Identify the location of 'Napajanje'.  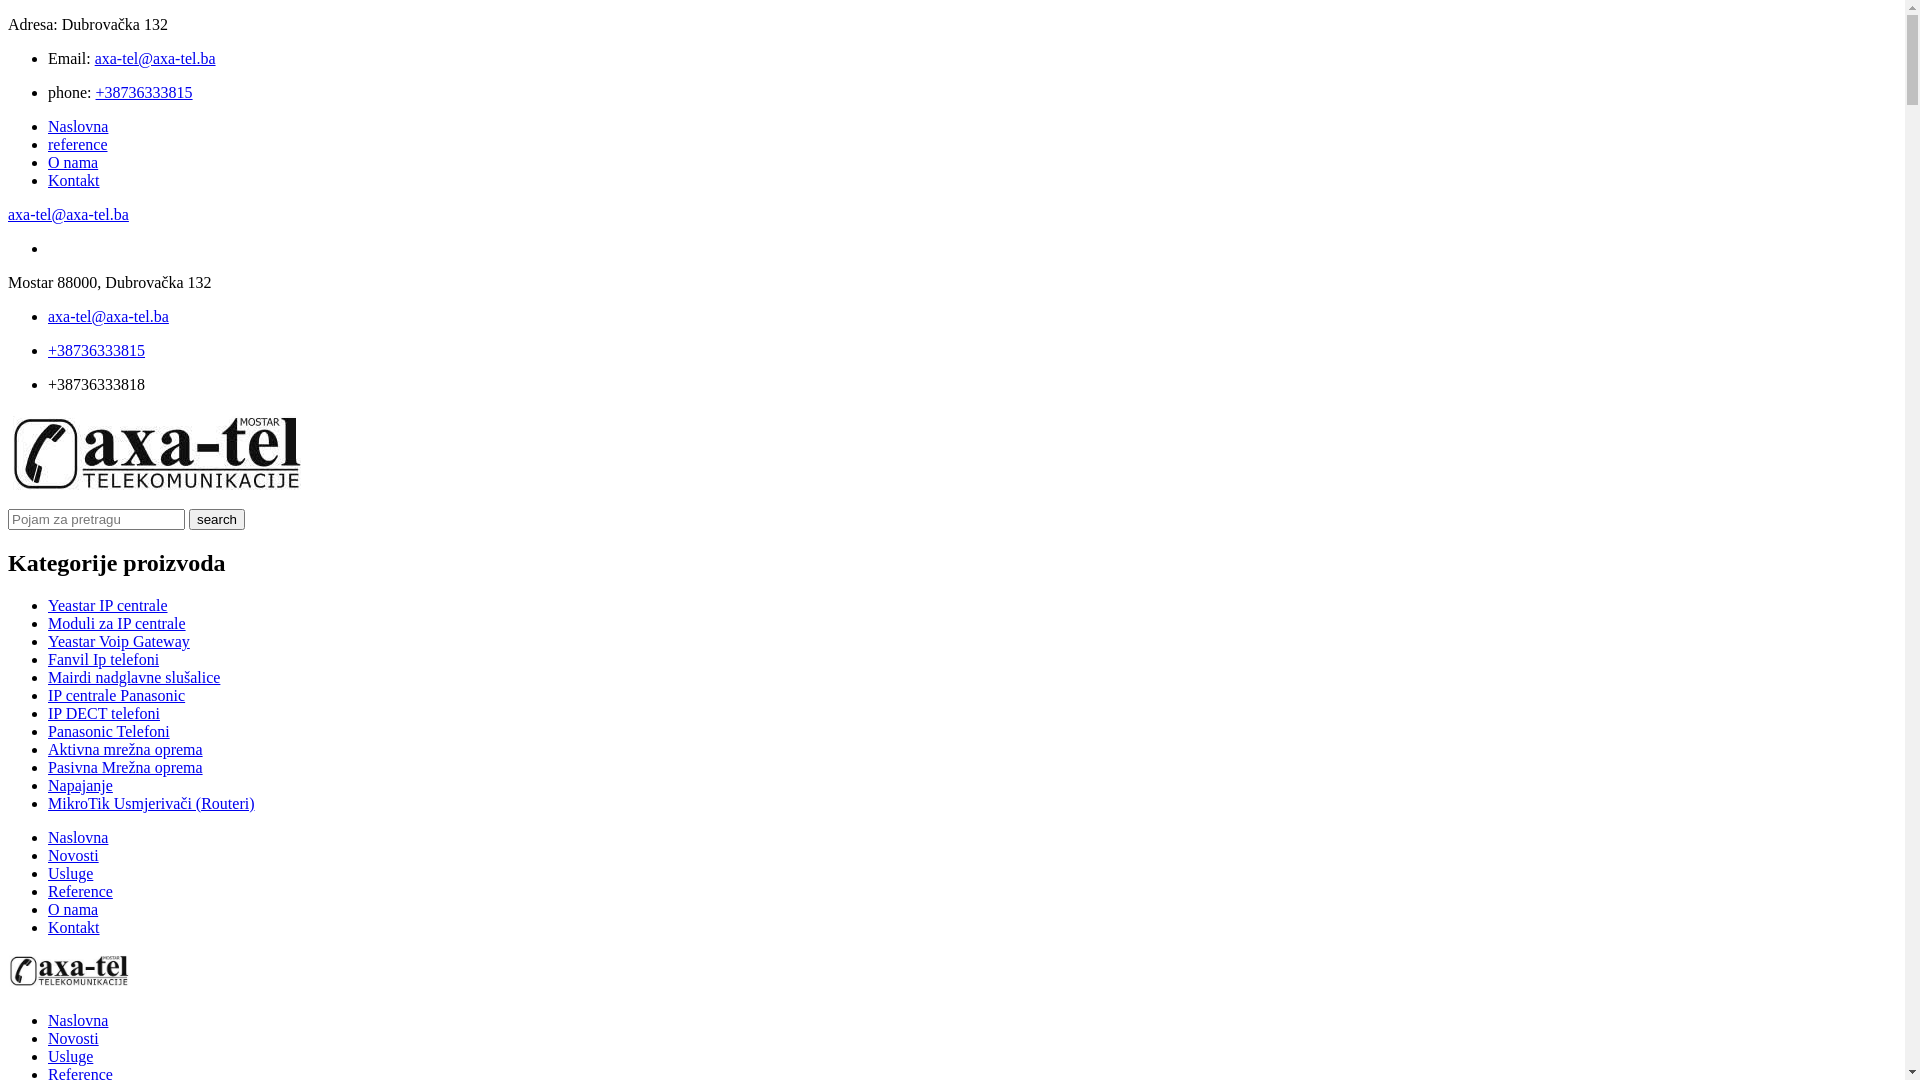
(48, 784).